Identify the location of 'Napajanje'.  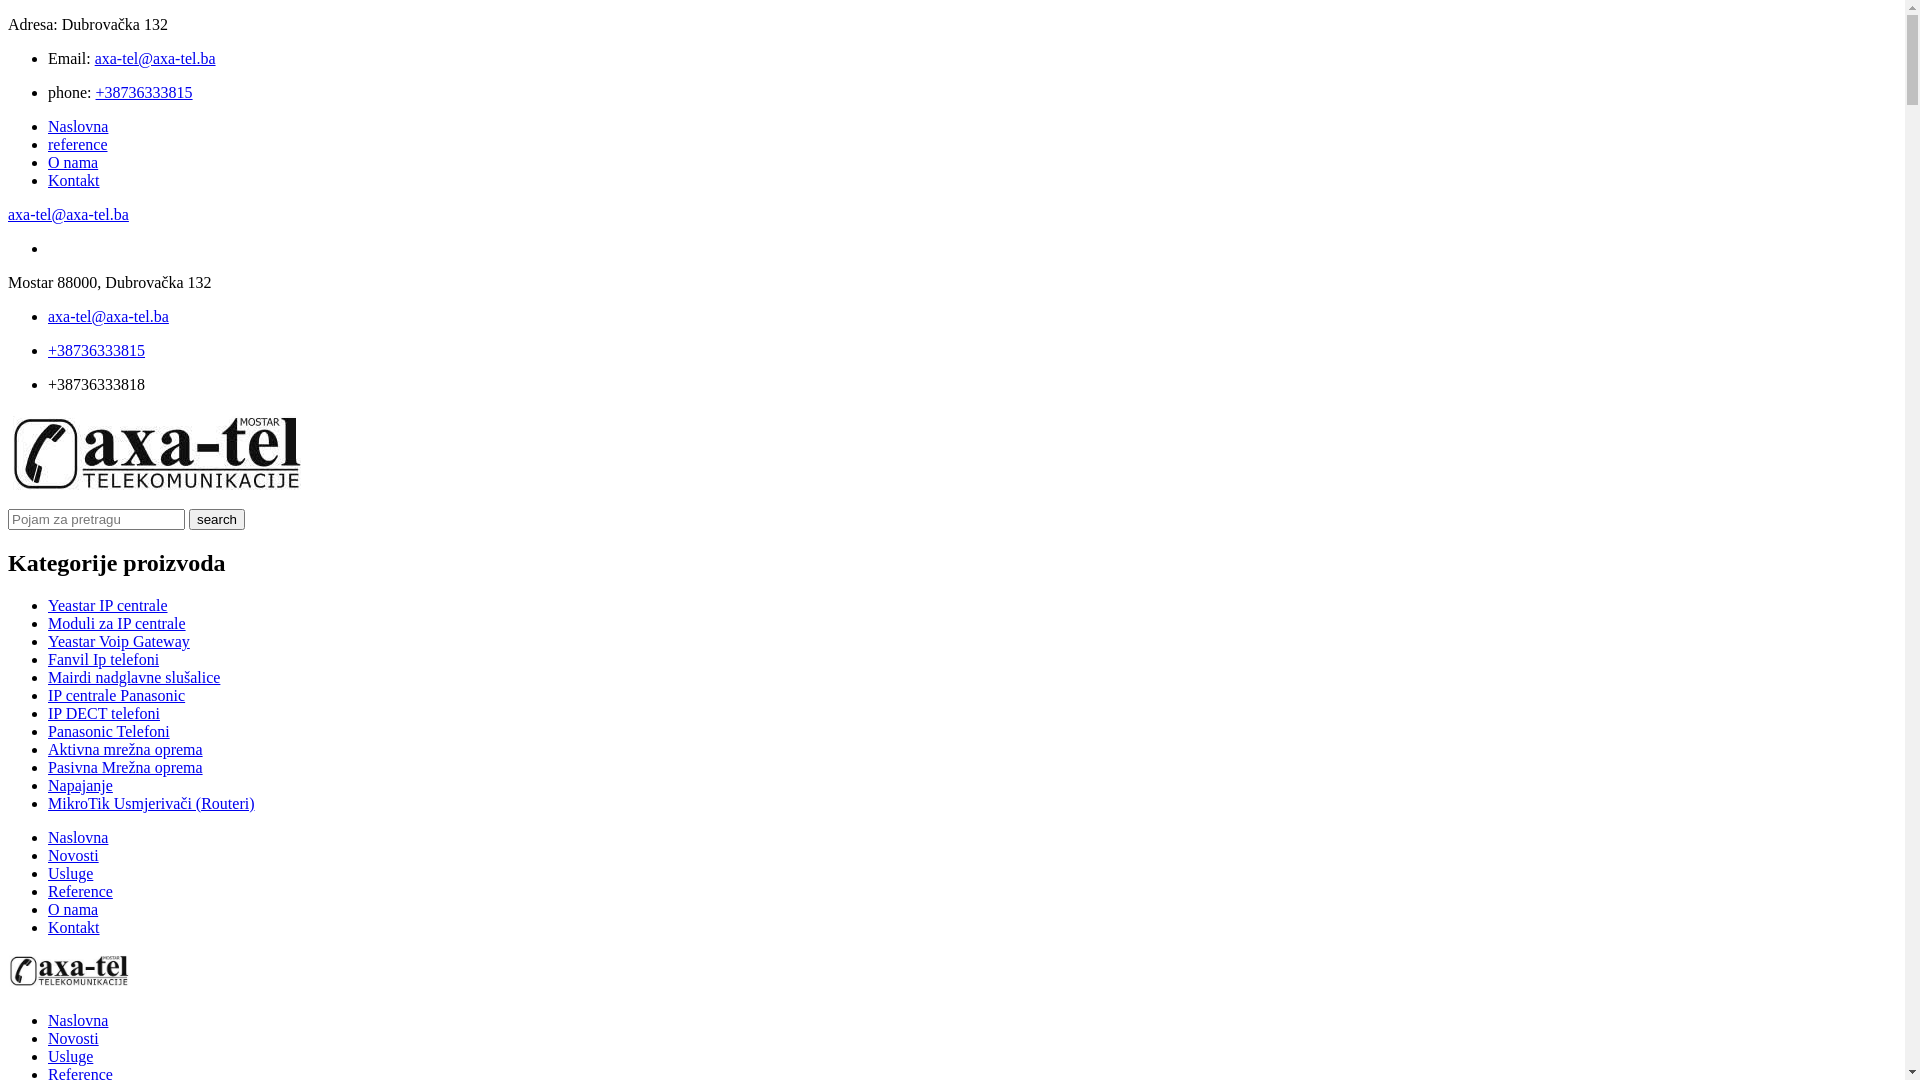
(48, 784).